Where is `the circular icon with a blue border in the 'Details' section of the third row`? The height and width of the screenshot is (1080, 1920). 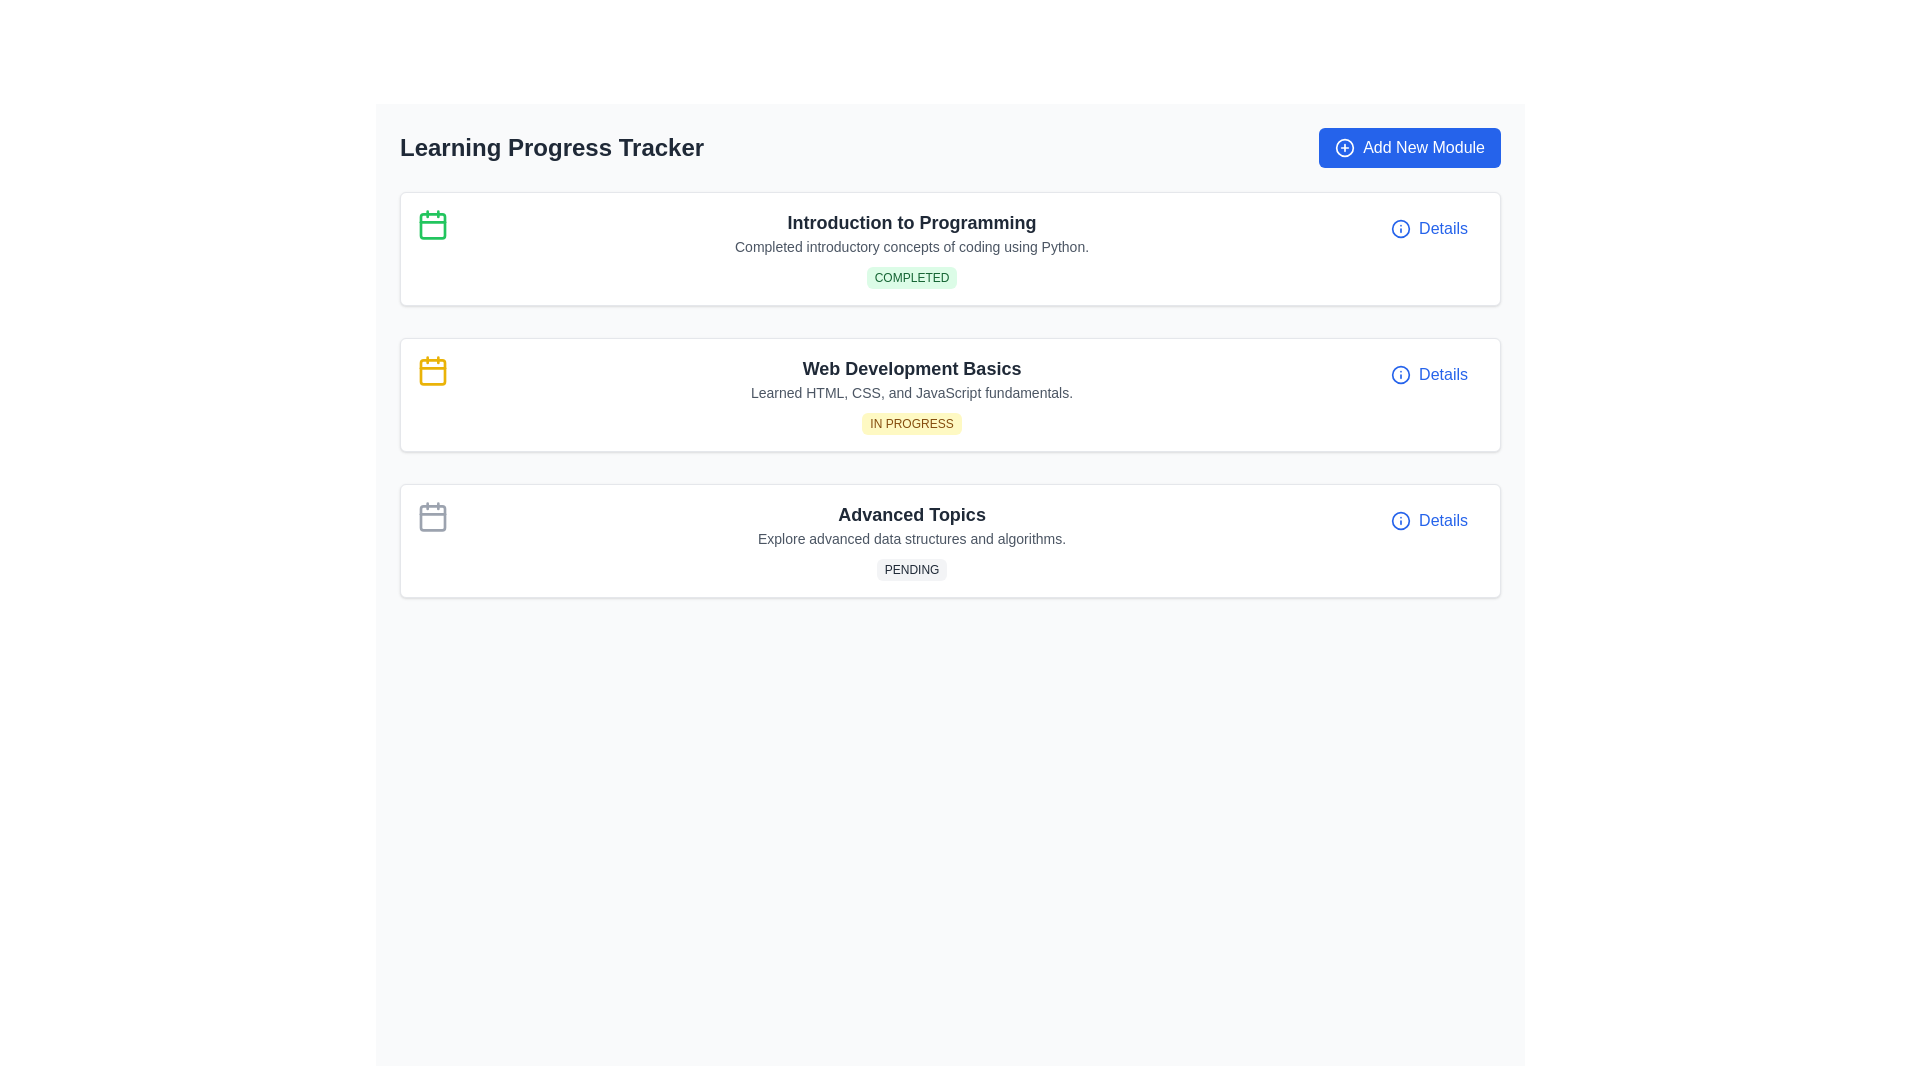
the circular icon with a blue border in the 'Details' section of the third row is located at coordinates (1400, 374).